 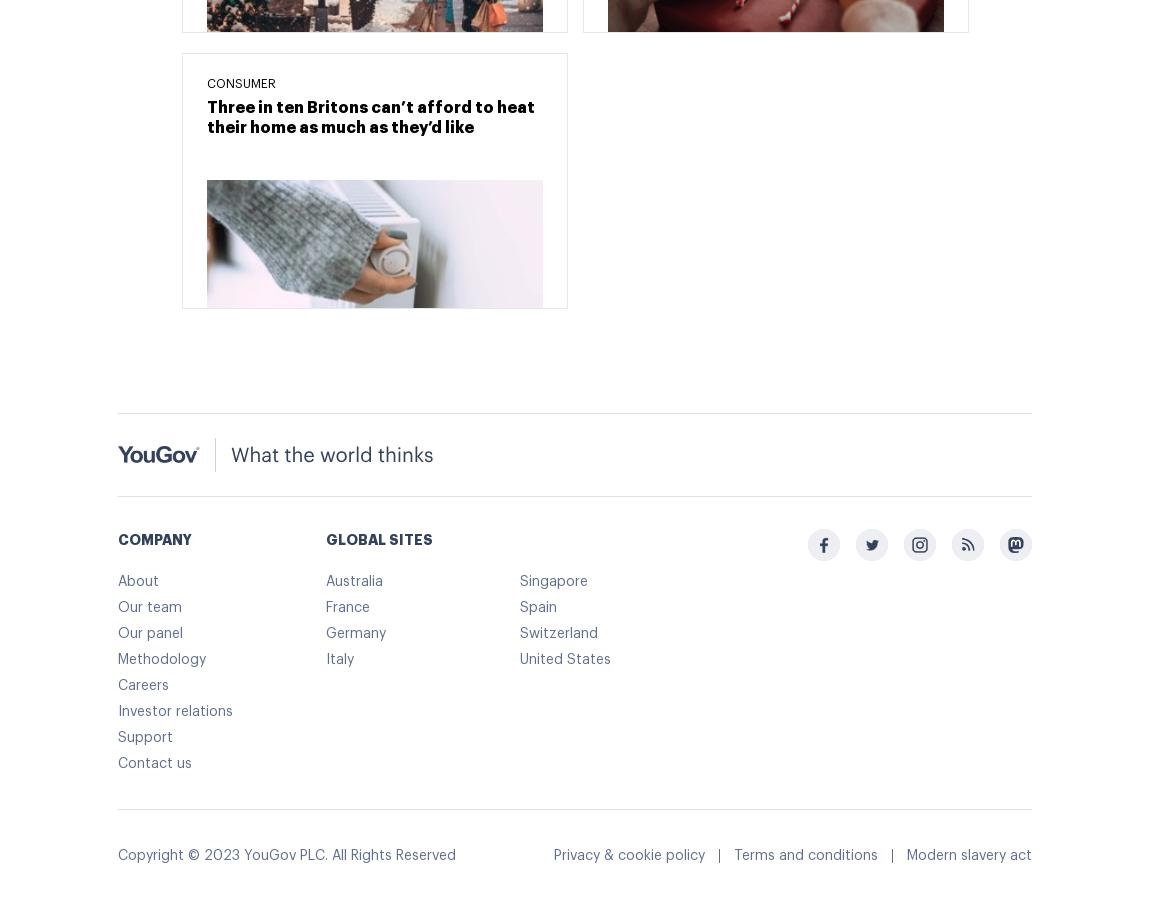 I want to click on 'About', so click(x=137, y=582).